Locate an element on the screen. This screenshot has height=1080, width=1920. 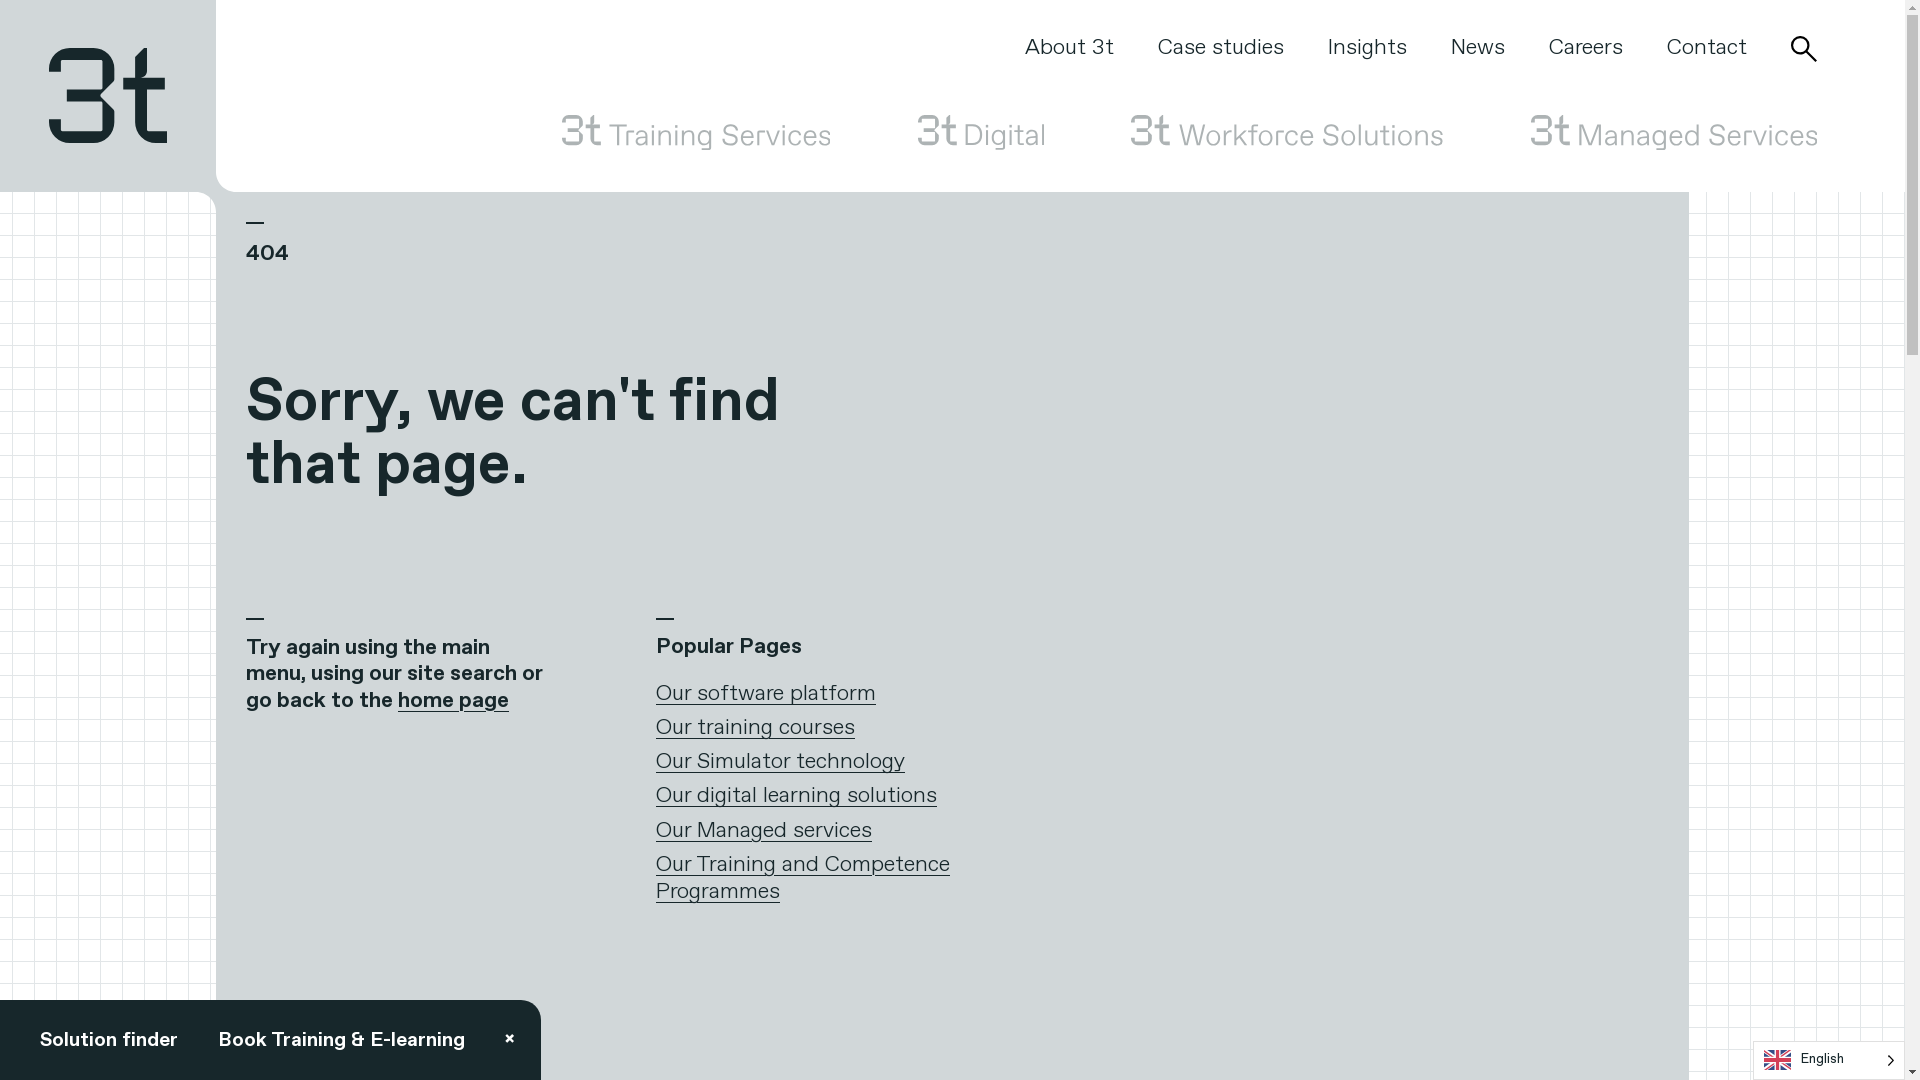
'Contact' is located at coordinates (1706, 46).